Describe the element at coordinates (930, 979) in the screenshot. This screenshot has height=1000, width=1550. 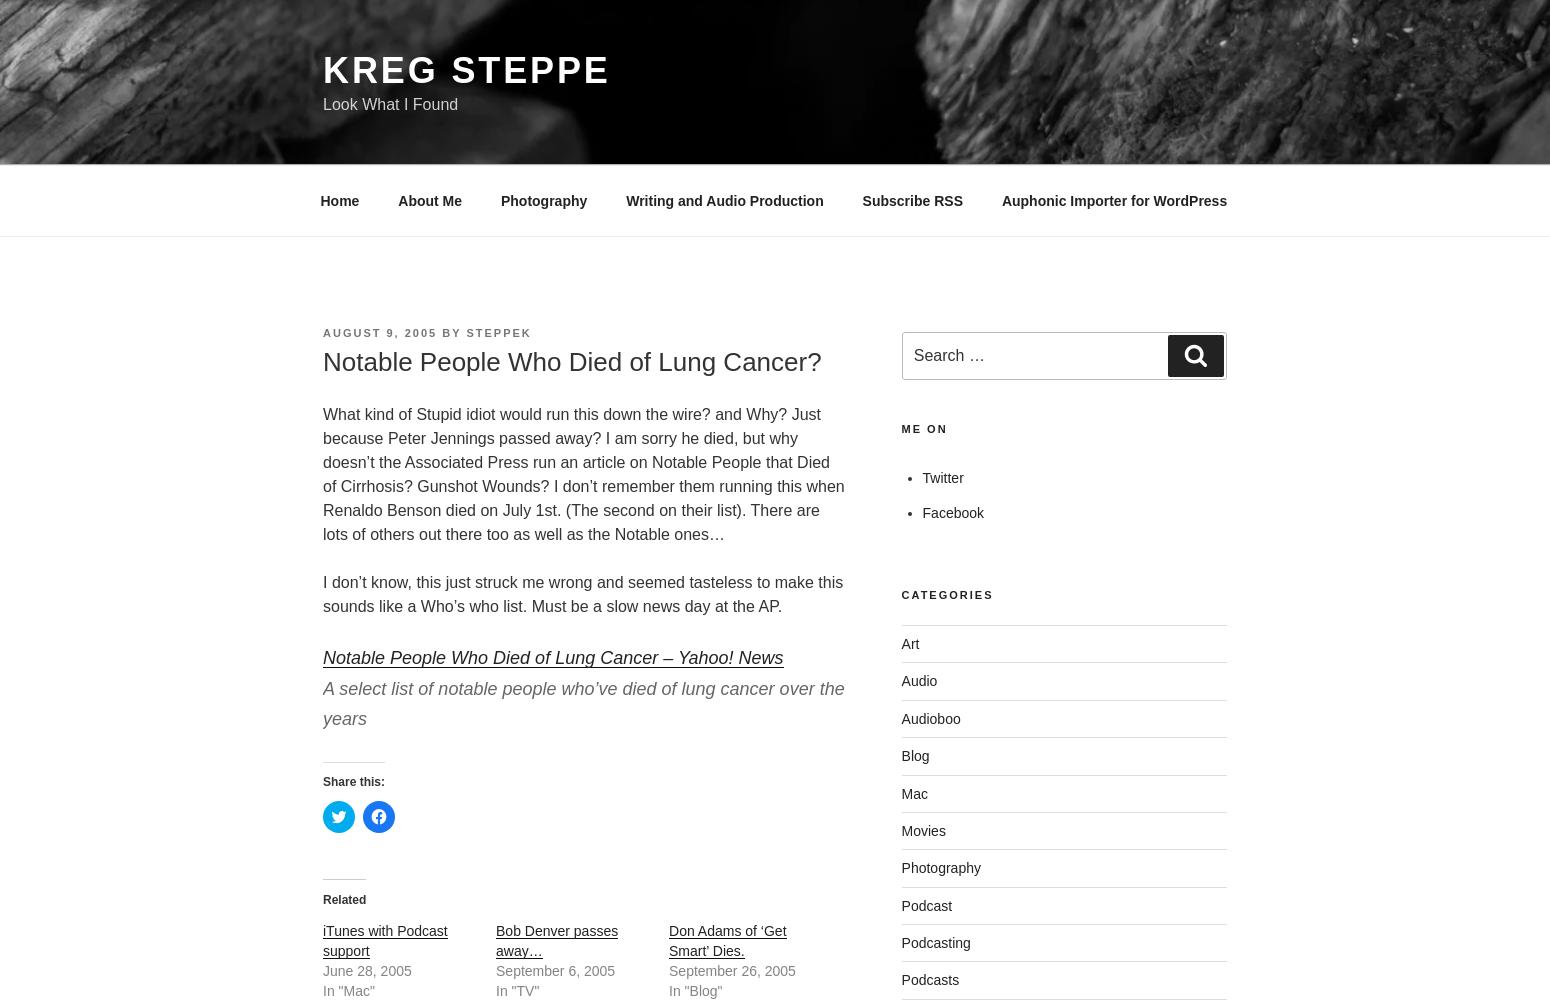
I see `'Podcasts'` at that location.